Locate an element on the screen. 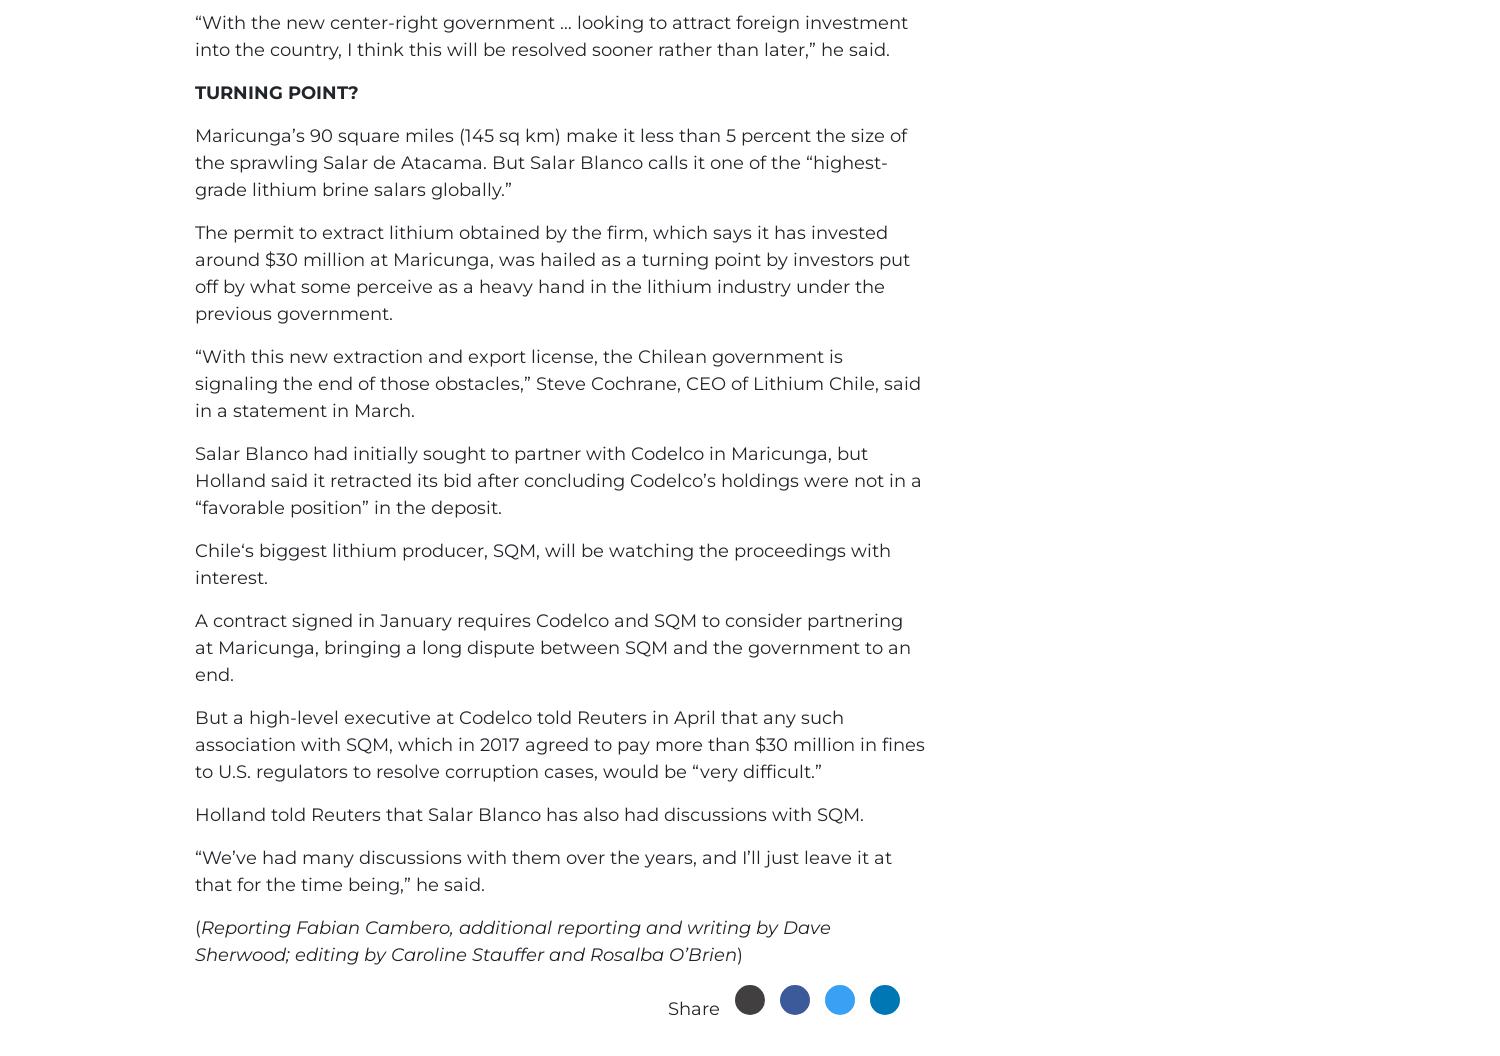 The height and width of the screenshot is (1056, 1500). 'But a high-level executive at Codelco told Reuters in April that any such association with SQM, which in 2017 agreed to pay more than $30 million in fines to U.S. regulators to resolve corruption cases, would be “very difficult.”' is located at coordinates (559, 744).